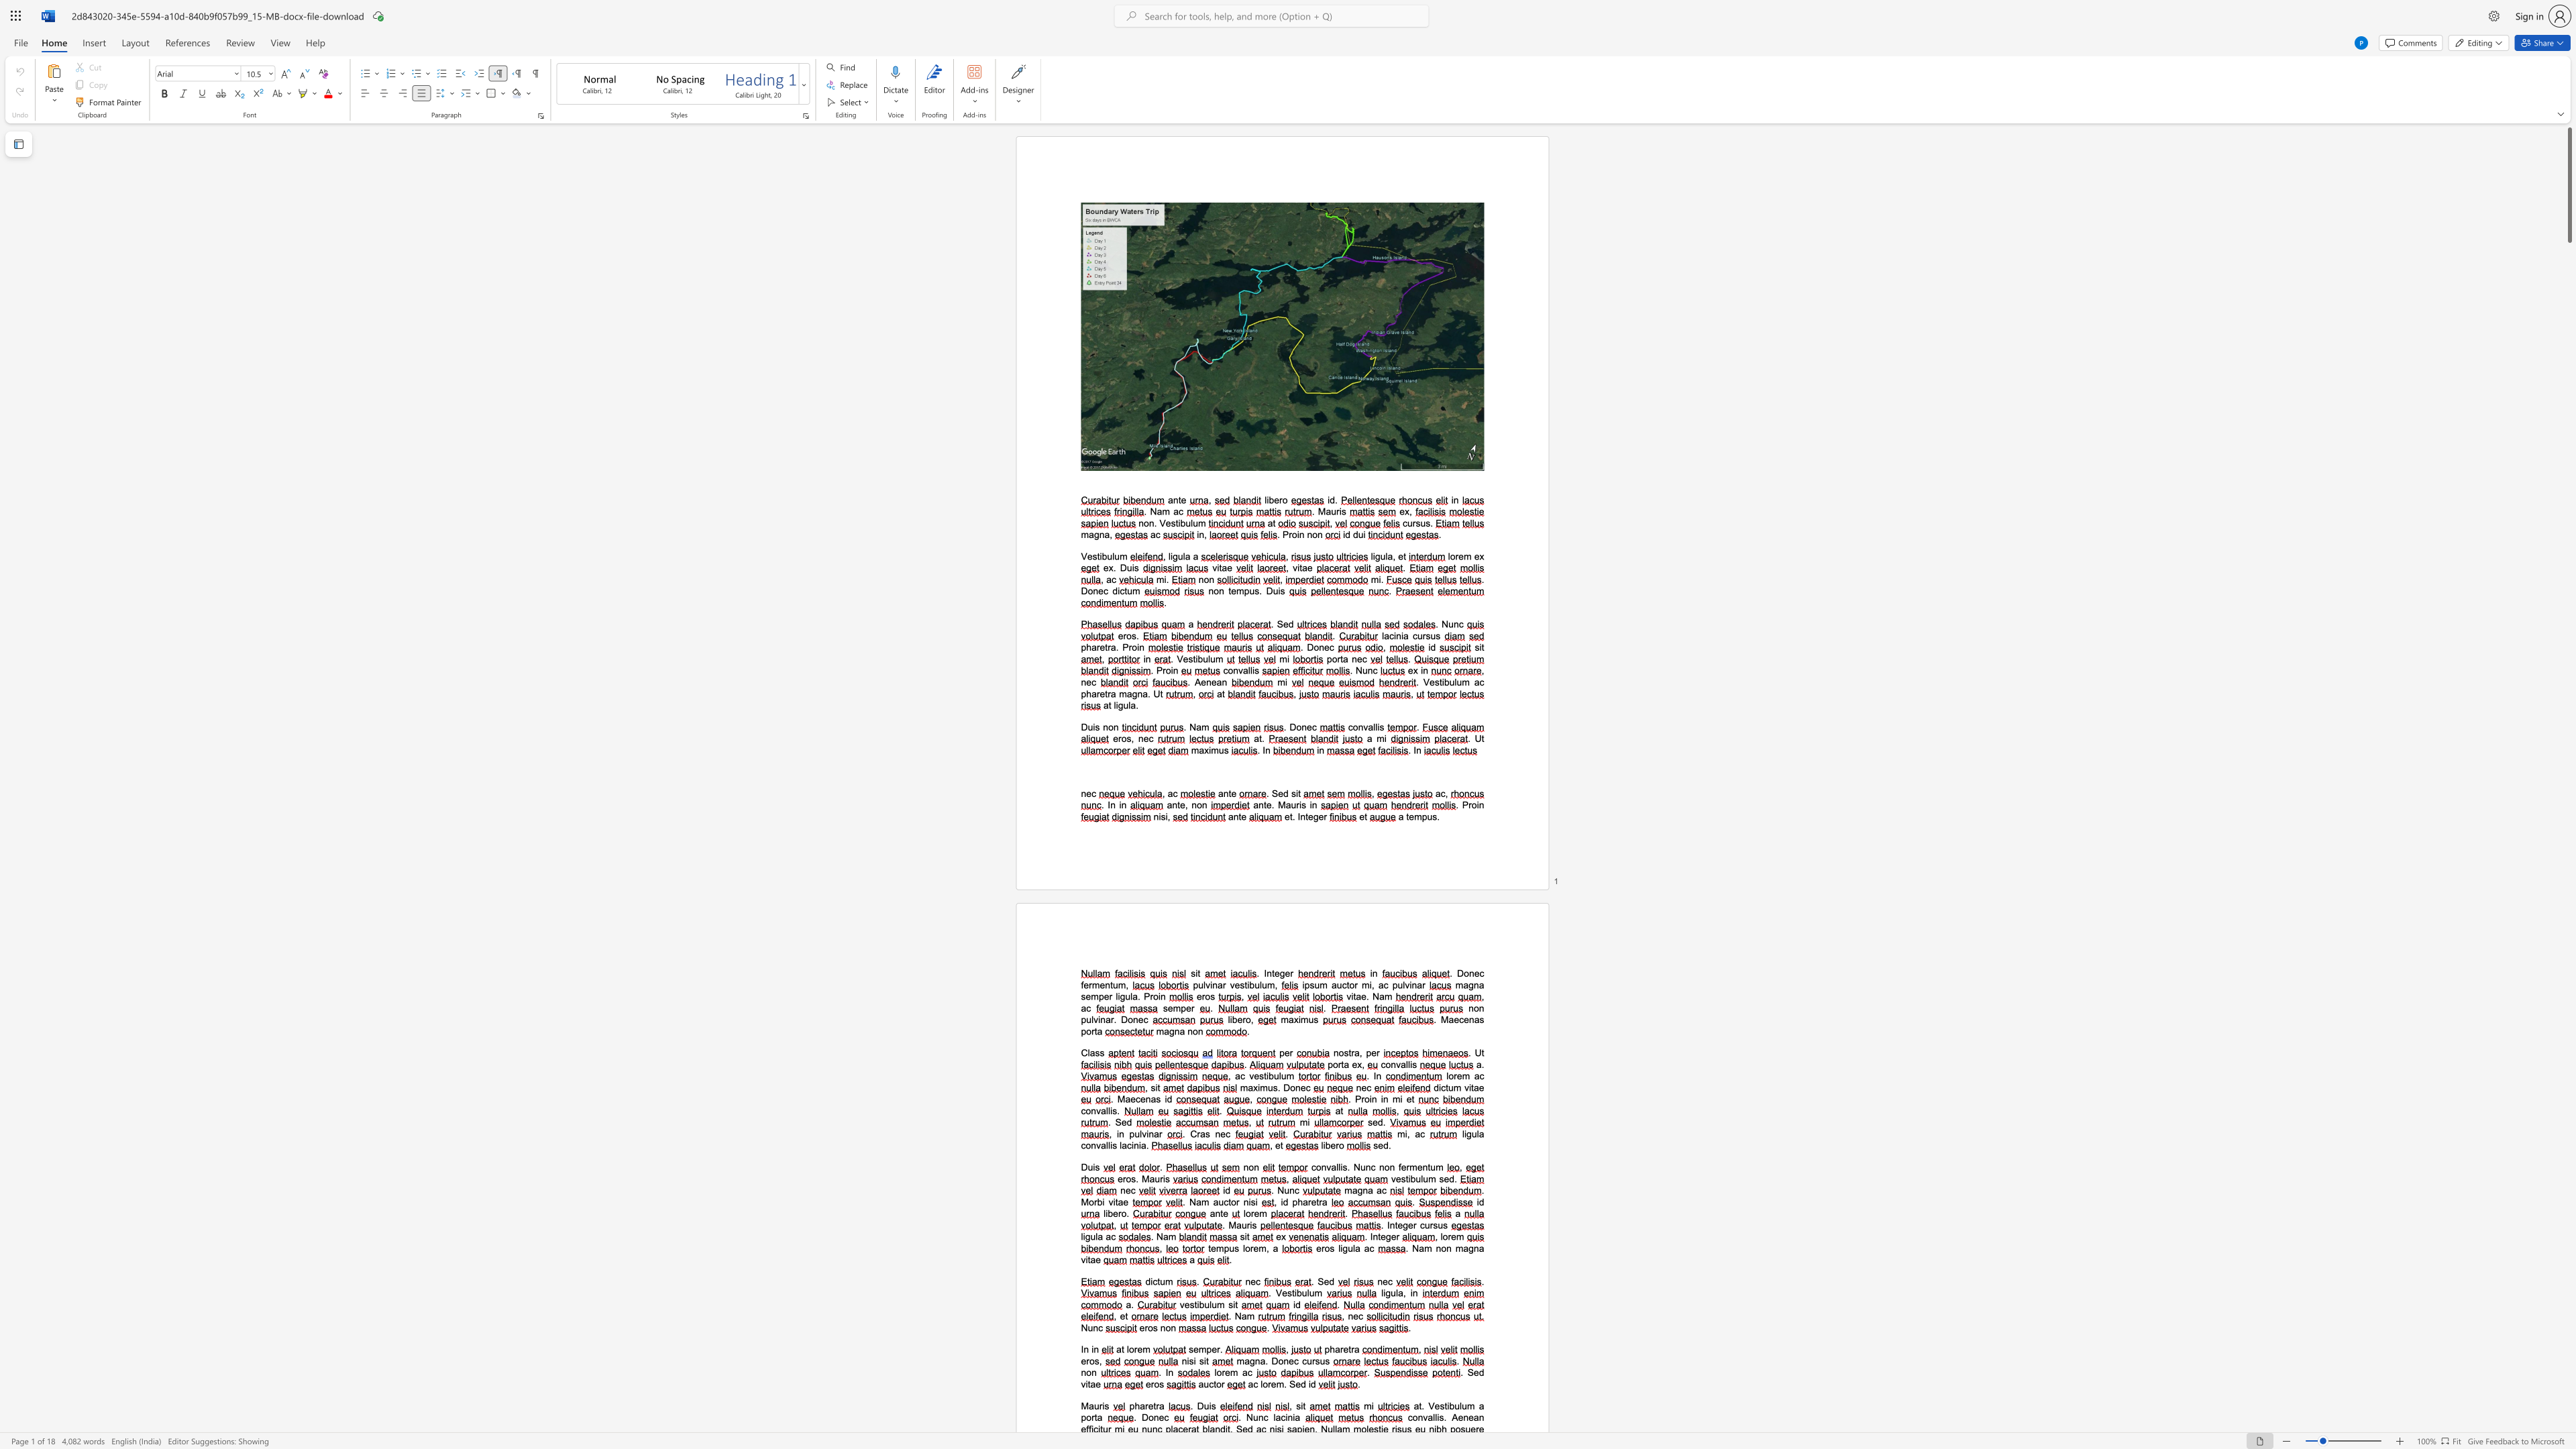 The height and width of the screenshot is (1449, 2576). I want to click on the space between the continuous character "g" and "u" in the text, so click(1346, 1248).